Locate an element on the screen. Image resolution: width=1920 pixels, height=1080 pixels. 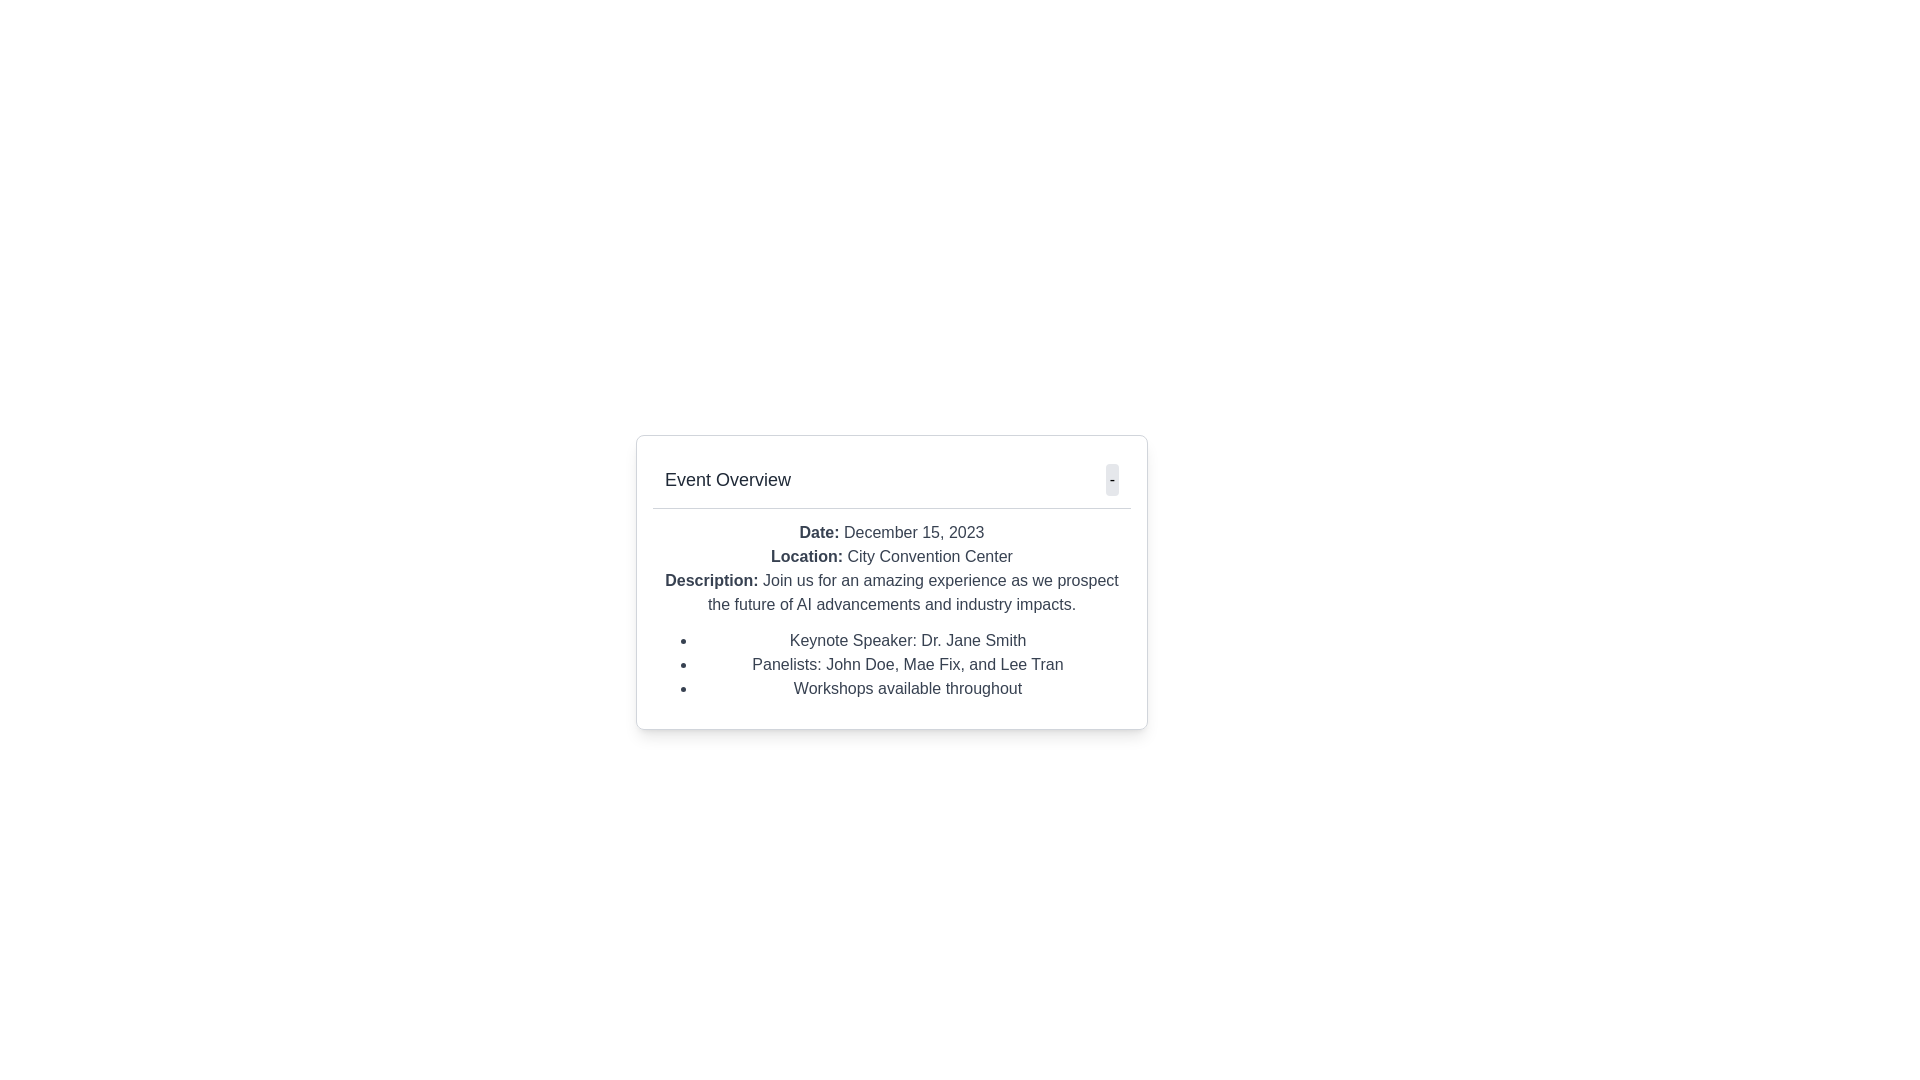
text content of the element displaying 'Keynote Speaker: Dr. Jane Smith', which is the first item in a bulleted list under 'Event Overview' is located at coordinates (906, 640).